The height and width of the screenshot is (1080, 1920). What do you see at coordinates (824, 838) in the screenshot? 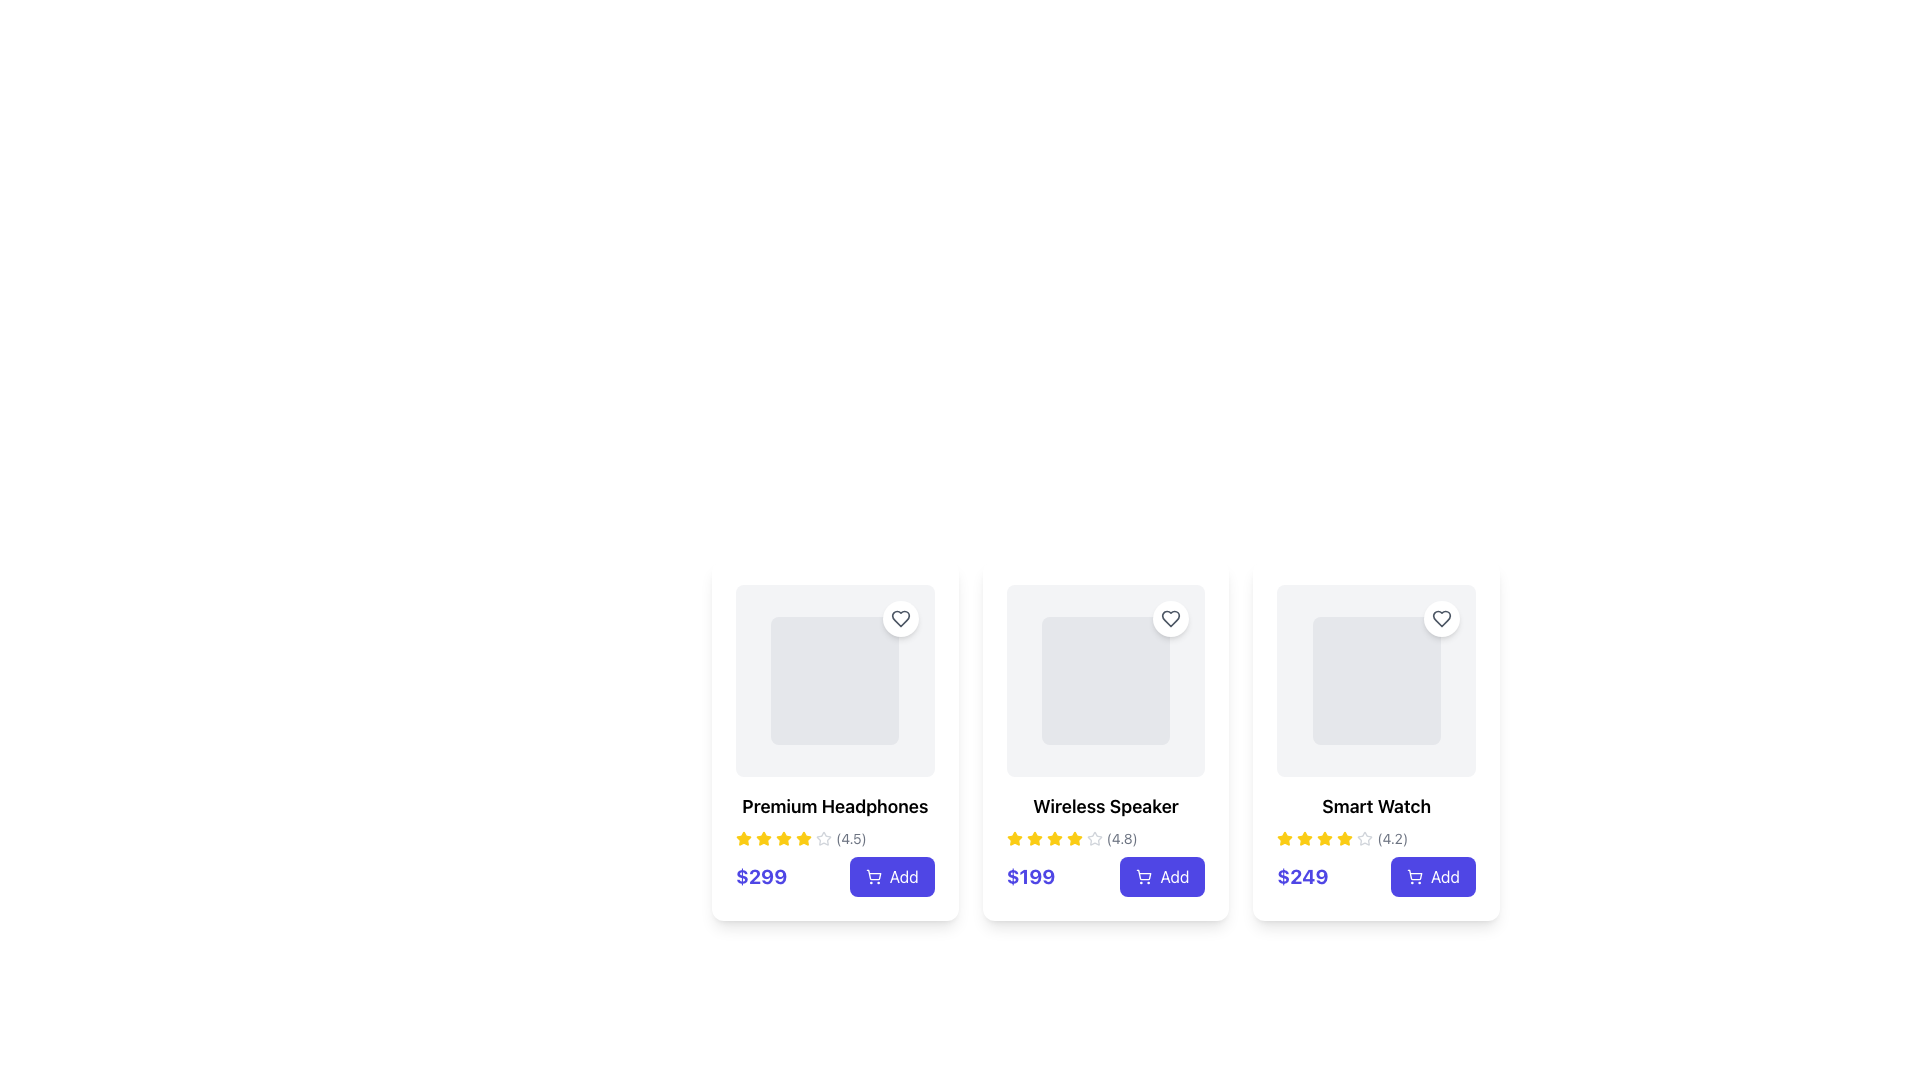
I see `the second star in the star rating indicator for the 'Premium Headphones' product card to check if it becomes interactive` at bounding box center [824, 838].